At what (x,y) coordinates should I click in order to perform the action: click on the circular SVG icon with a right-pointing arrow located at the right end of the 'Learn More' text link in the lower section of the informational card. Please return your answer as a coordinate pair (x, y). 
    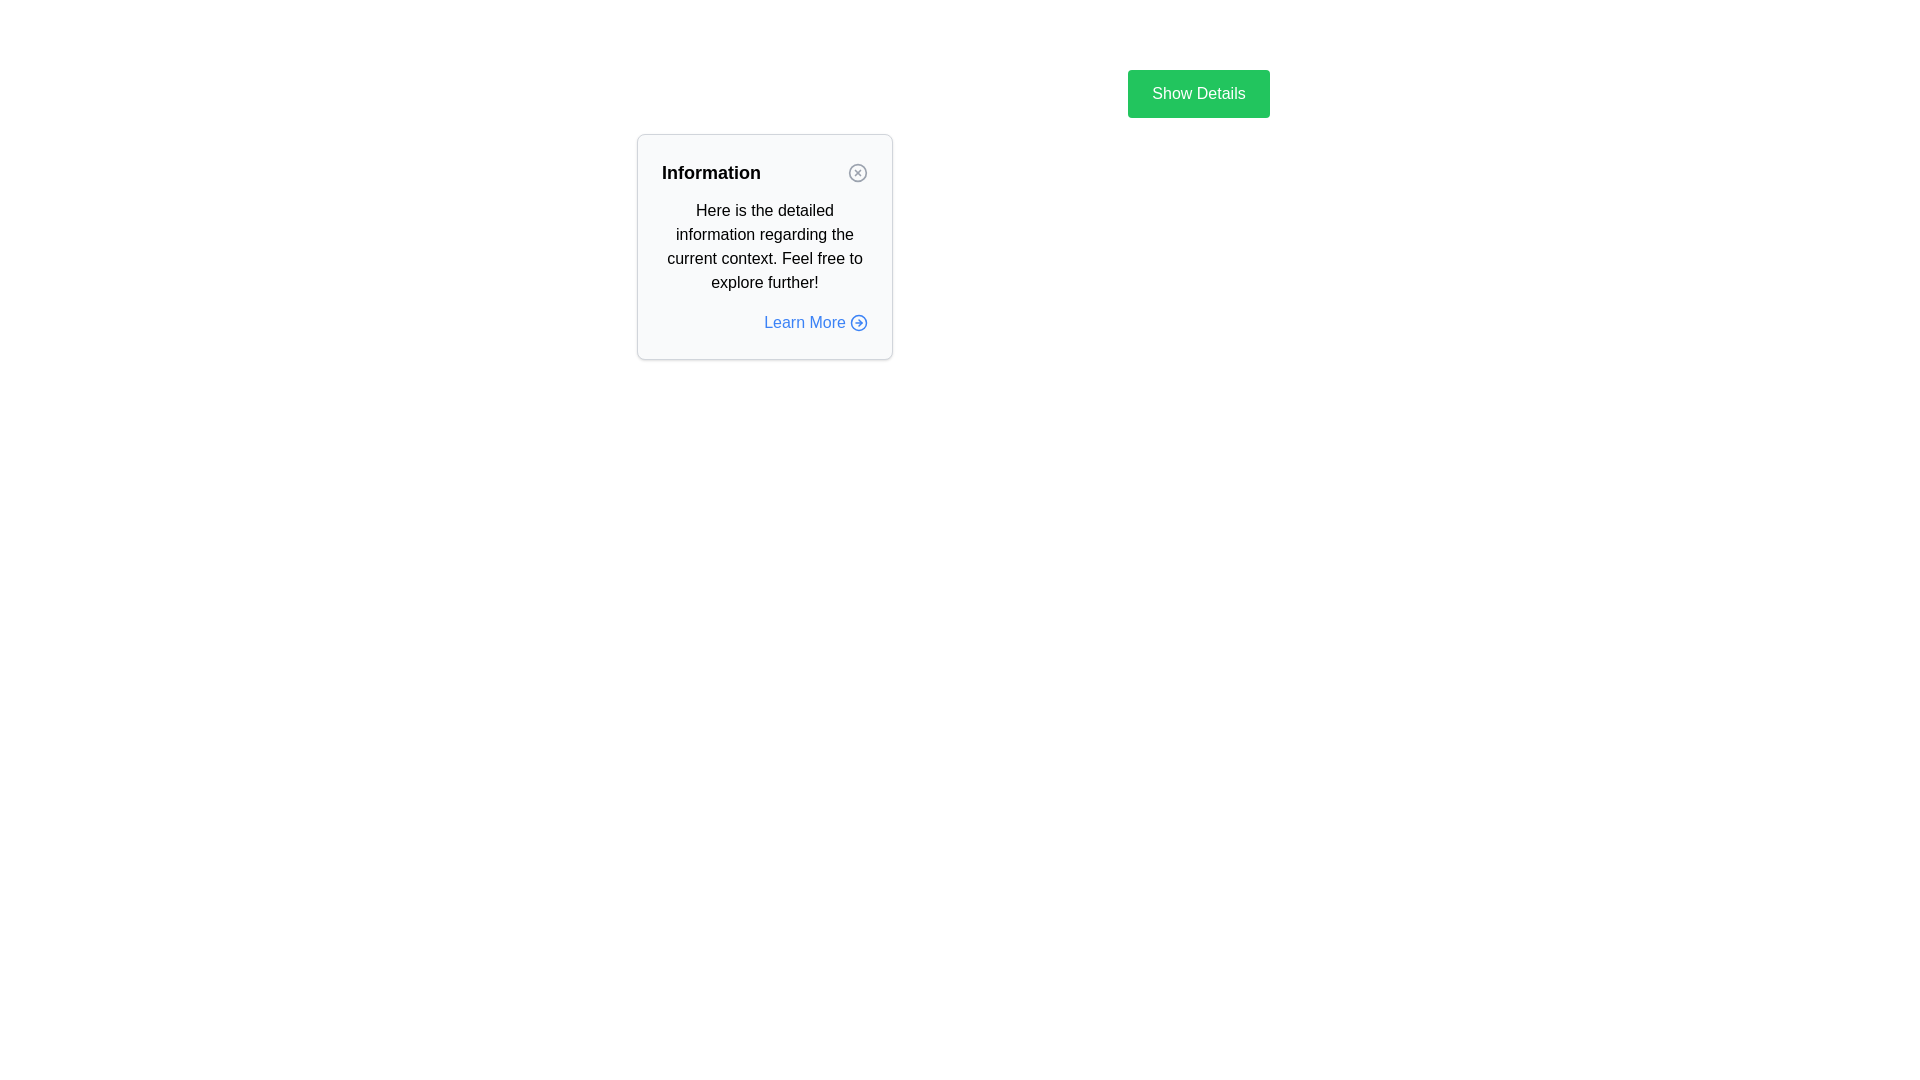
    Looking at the image, I should click on (859, 322).